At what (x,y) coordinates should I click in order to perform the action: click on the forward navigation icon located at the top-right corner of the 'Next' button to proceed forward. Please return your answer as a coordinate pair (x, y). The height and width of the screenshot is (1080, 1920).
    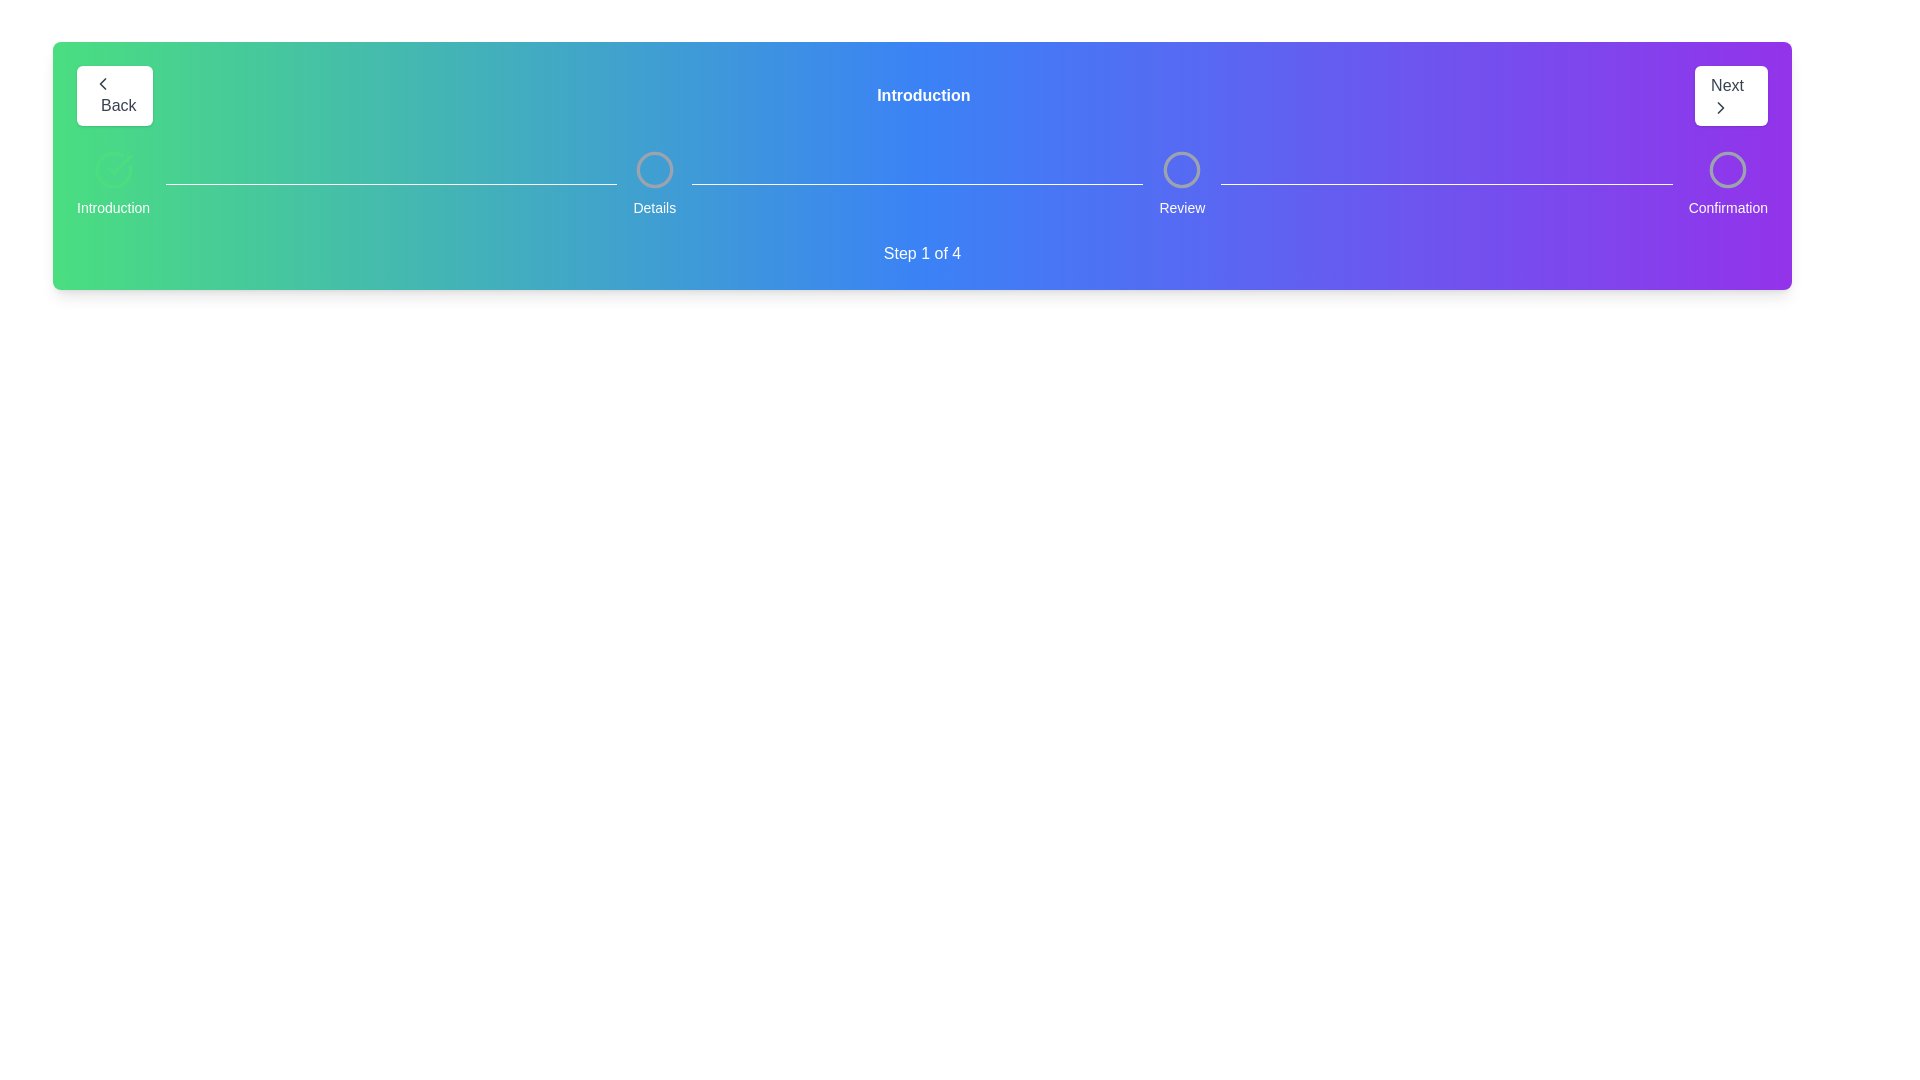
    Looking at the image, I should click on (1720, 108).